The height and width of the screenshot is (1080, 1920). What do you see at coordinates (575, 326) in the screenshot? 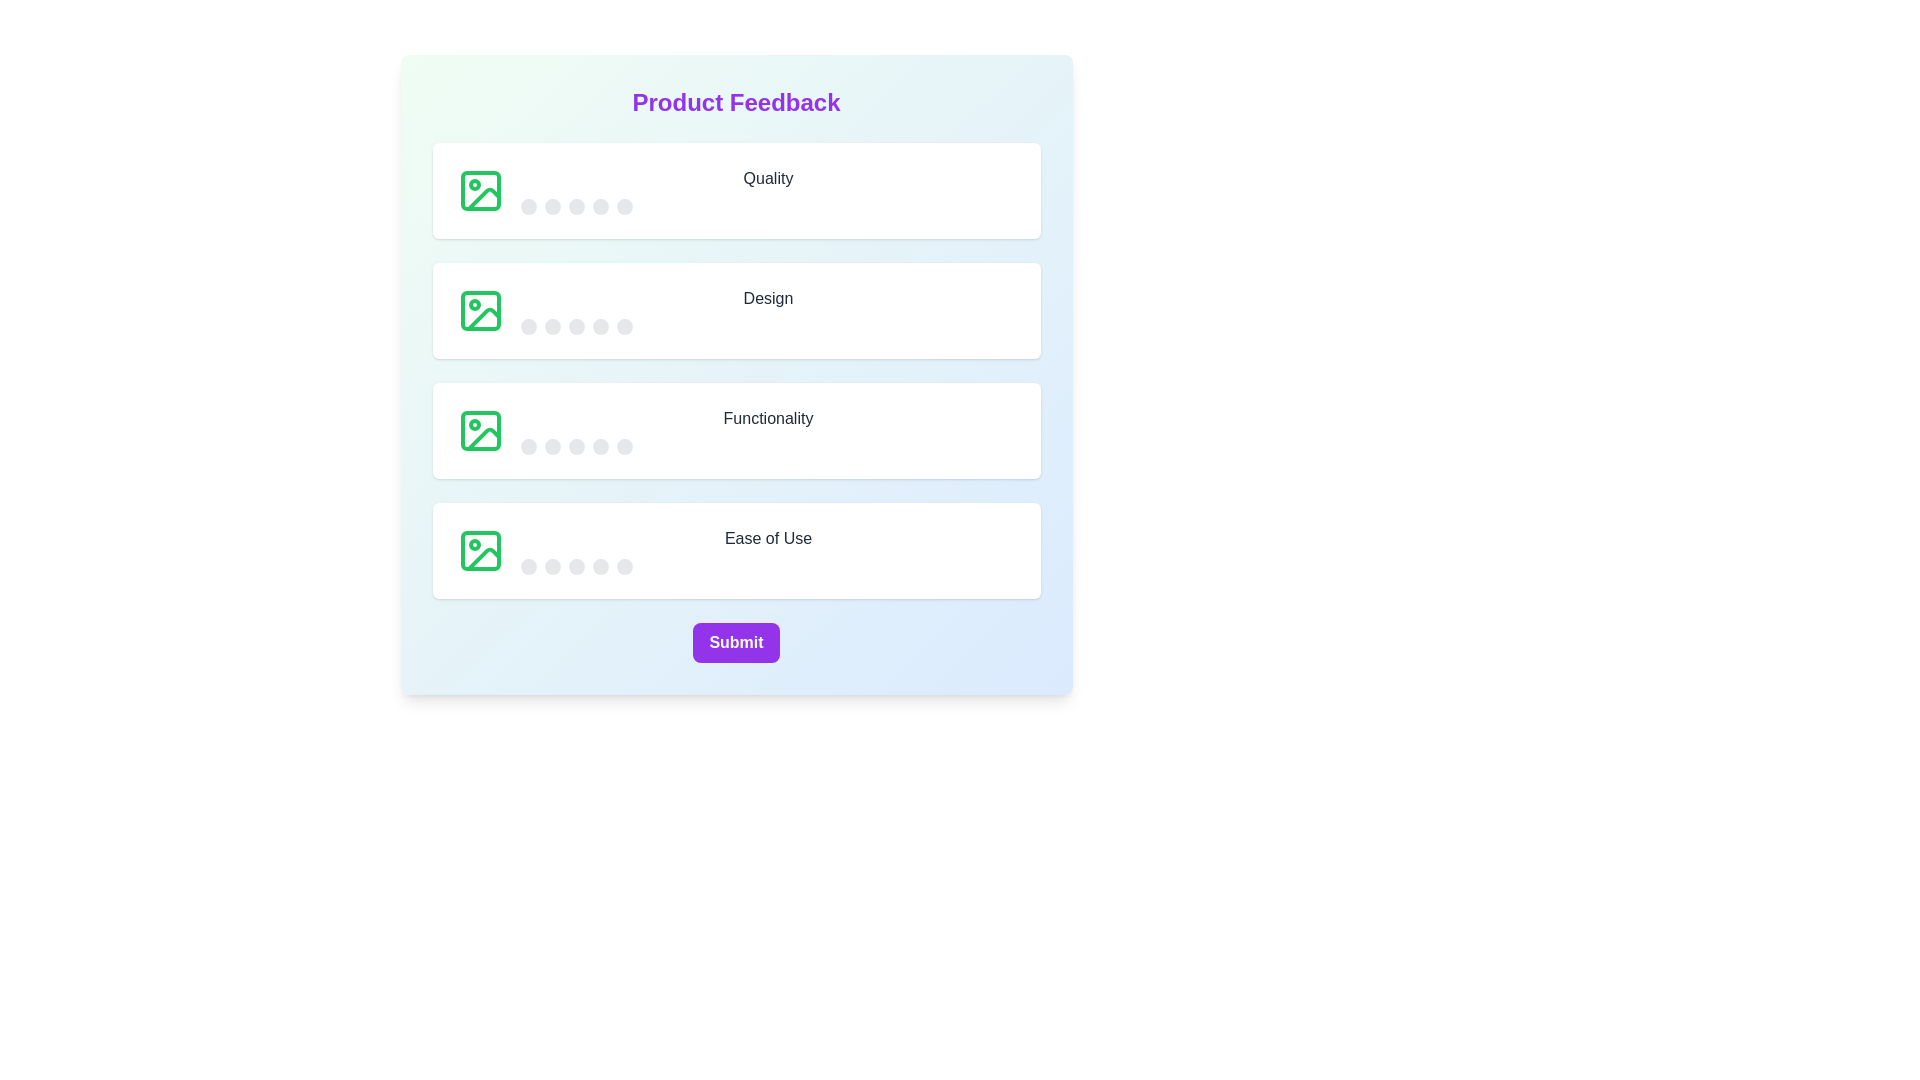
I see `the star corresponding to 3 for the 'Design' category` at bounding box center [575, 326].